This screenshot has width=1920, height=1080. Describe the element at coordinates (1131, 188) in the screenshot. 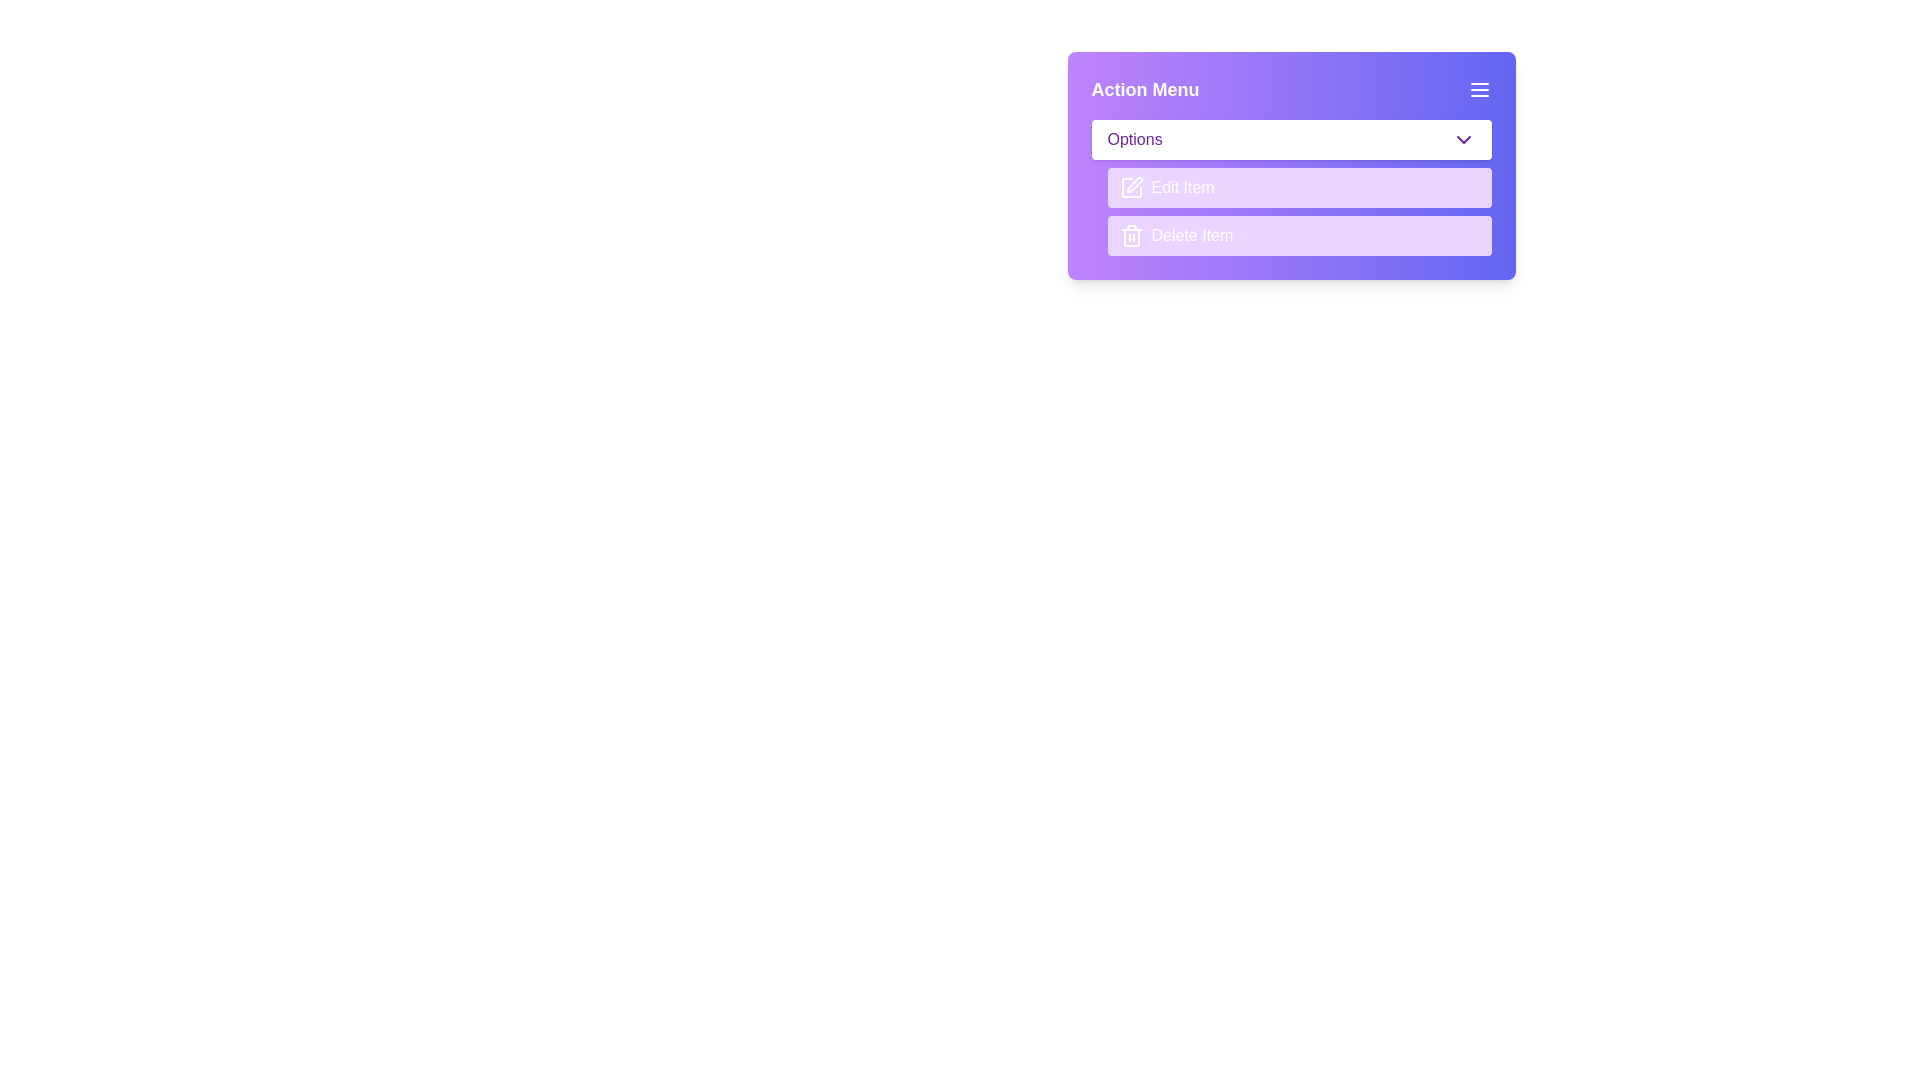

I see `the miniature square-centered pen icon that is part of the first button in the vertical list within the 'Action Menu', located to the left of the 'Edit Item' label` at that location.